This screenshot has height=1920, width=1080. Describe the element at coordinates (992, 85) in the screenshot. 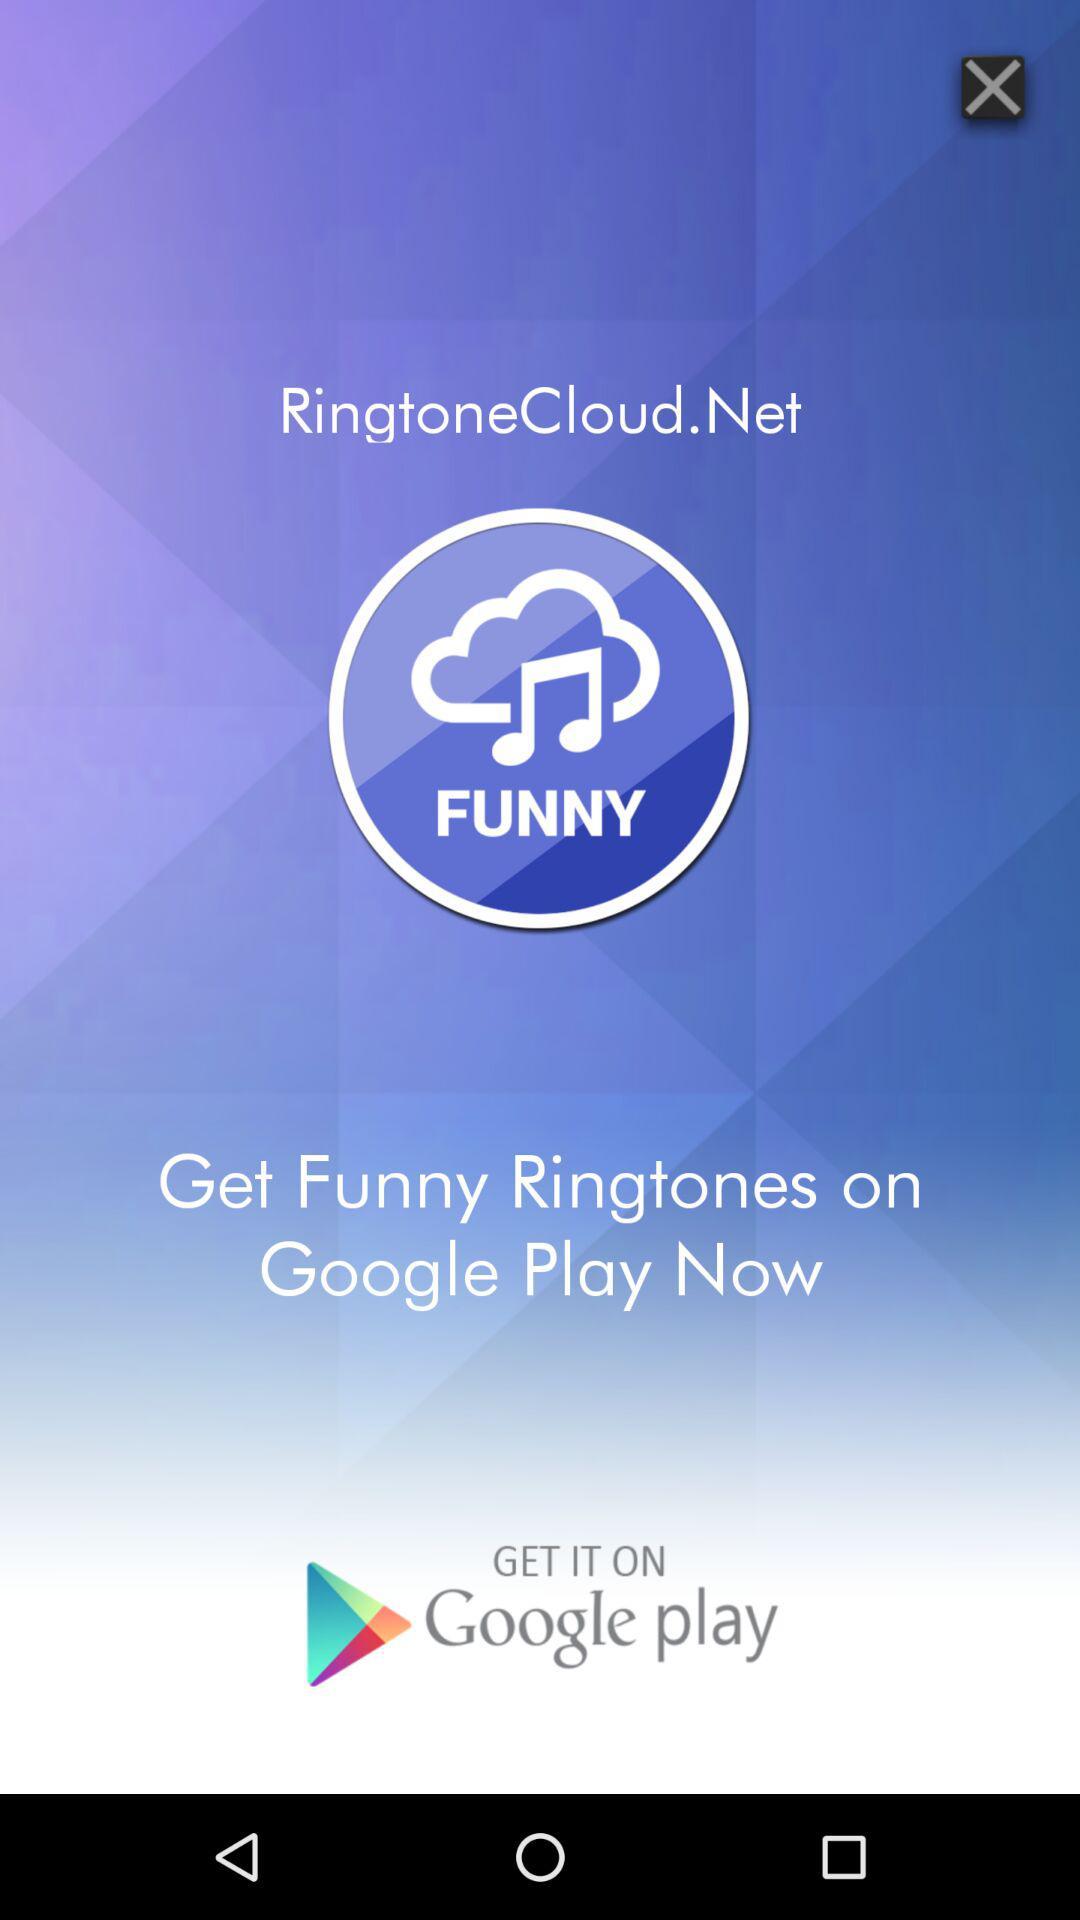

I see `exit this layout` at that location.